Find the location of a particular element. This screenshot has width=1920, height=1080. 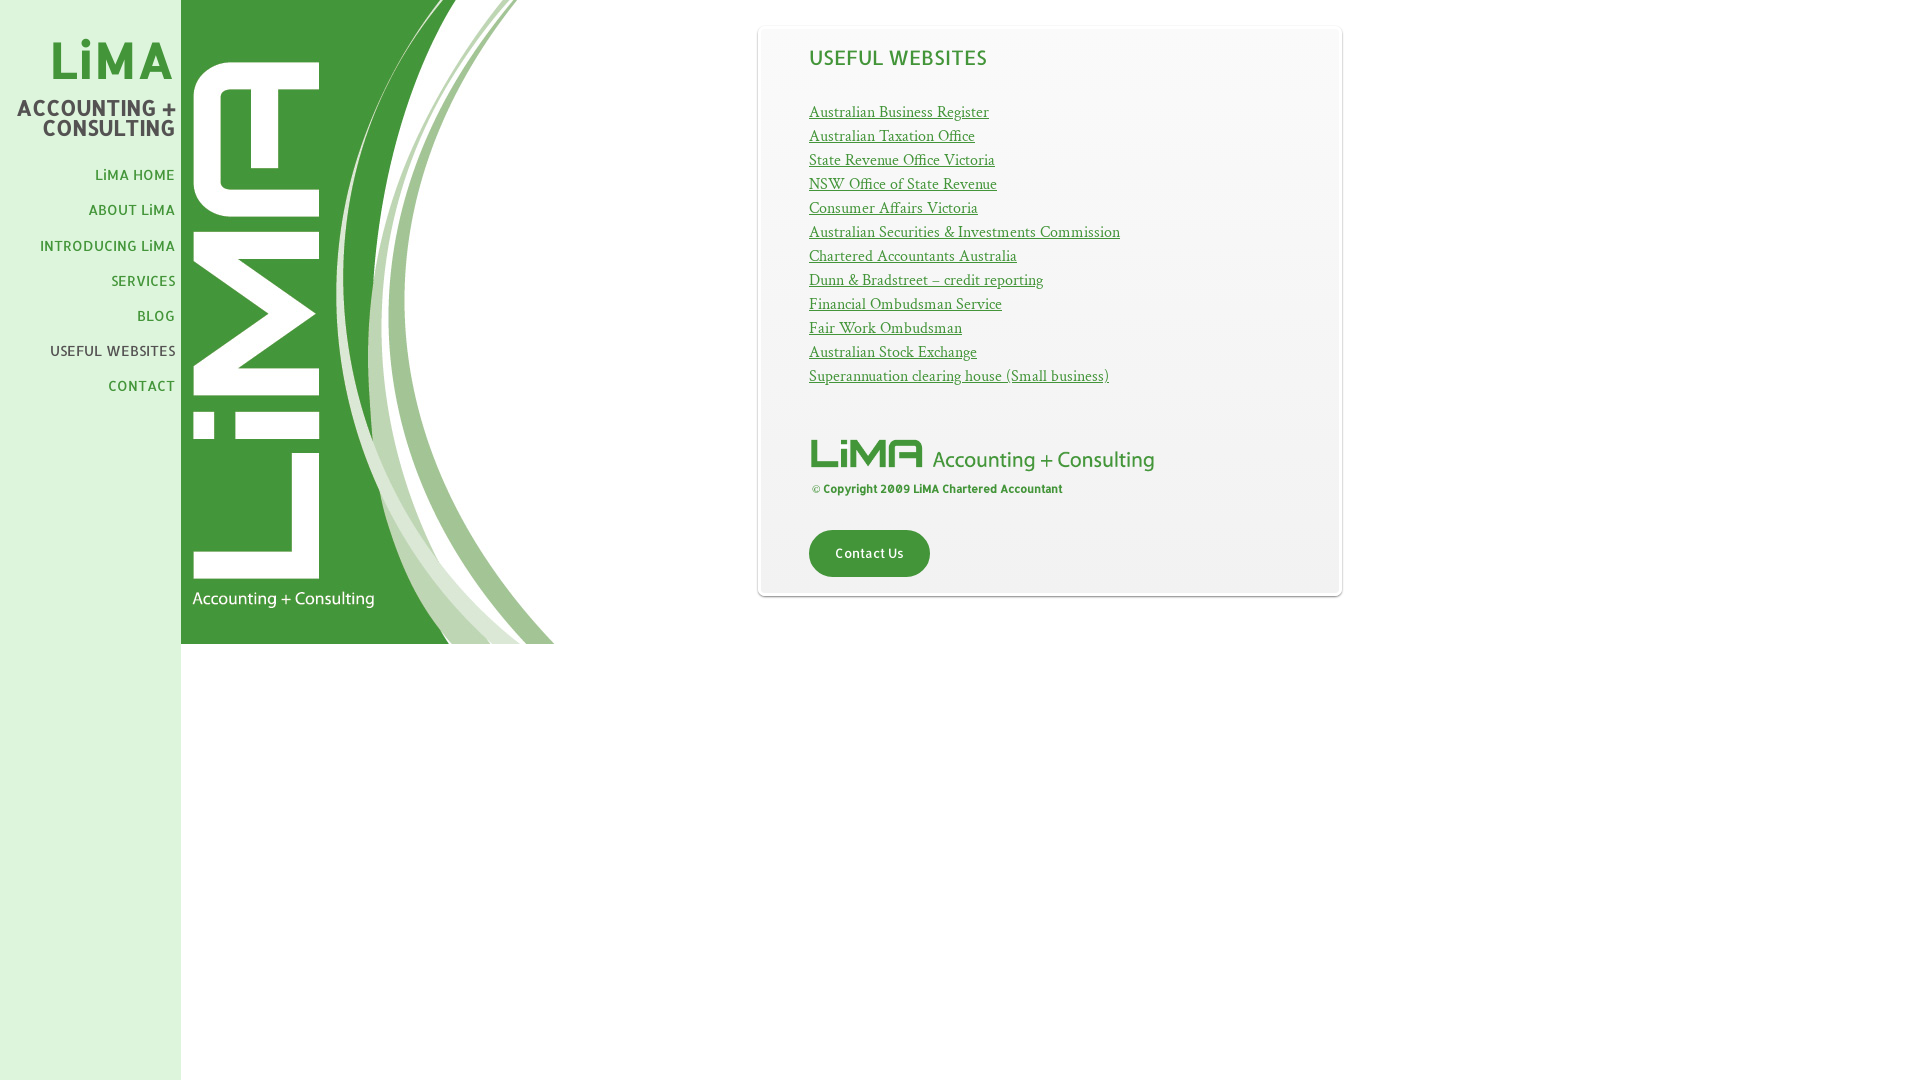

'CONTACT' is located at coordinates (140, 385).